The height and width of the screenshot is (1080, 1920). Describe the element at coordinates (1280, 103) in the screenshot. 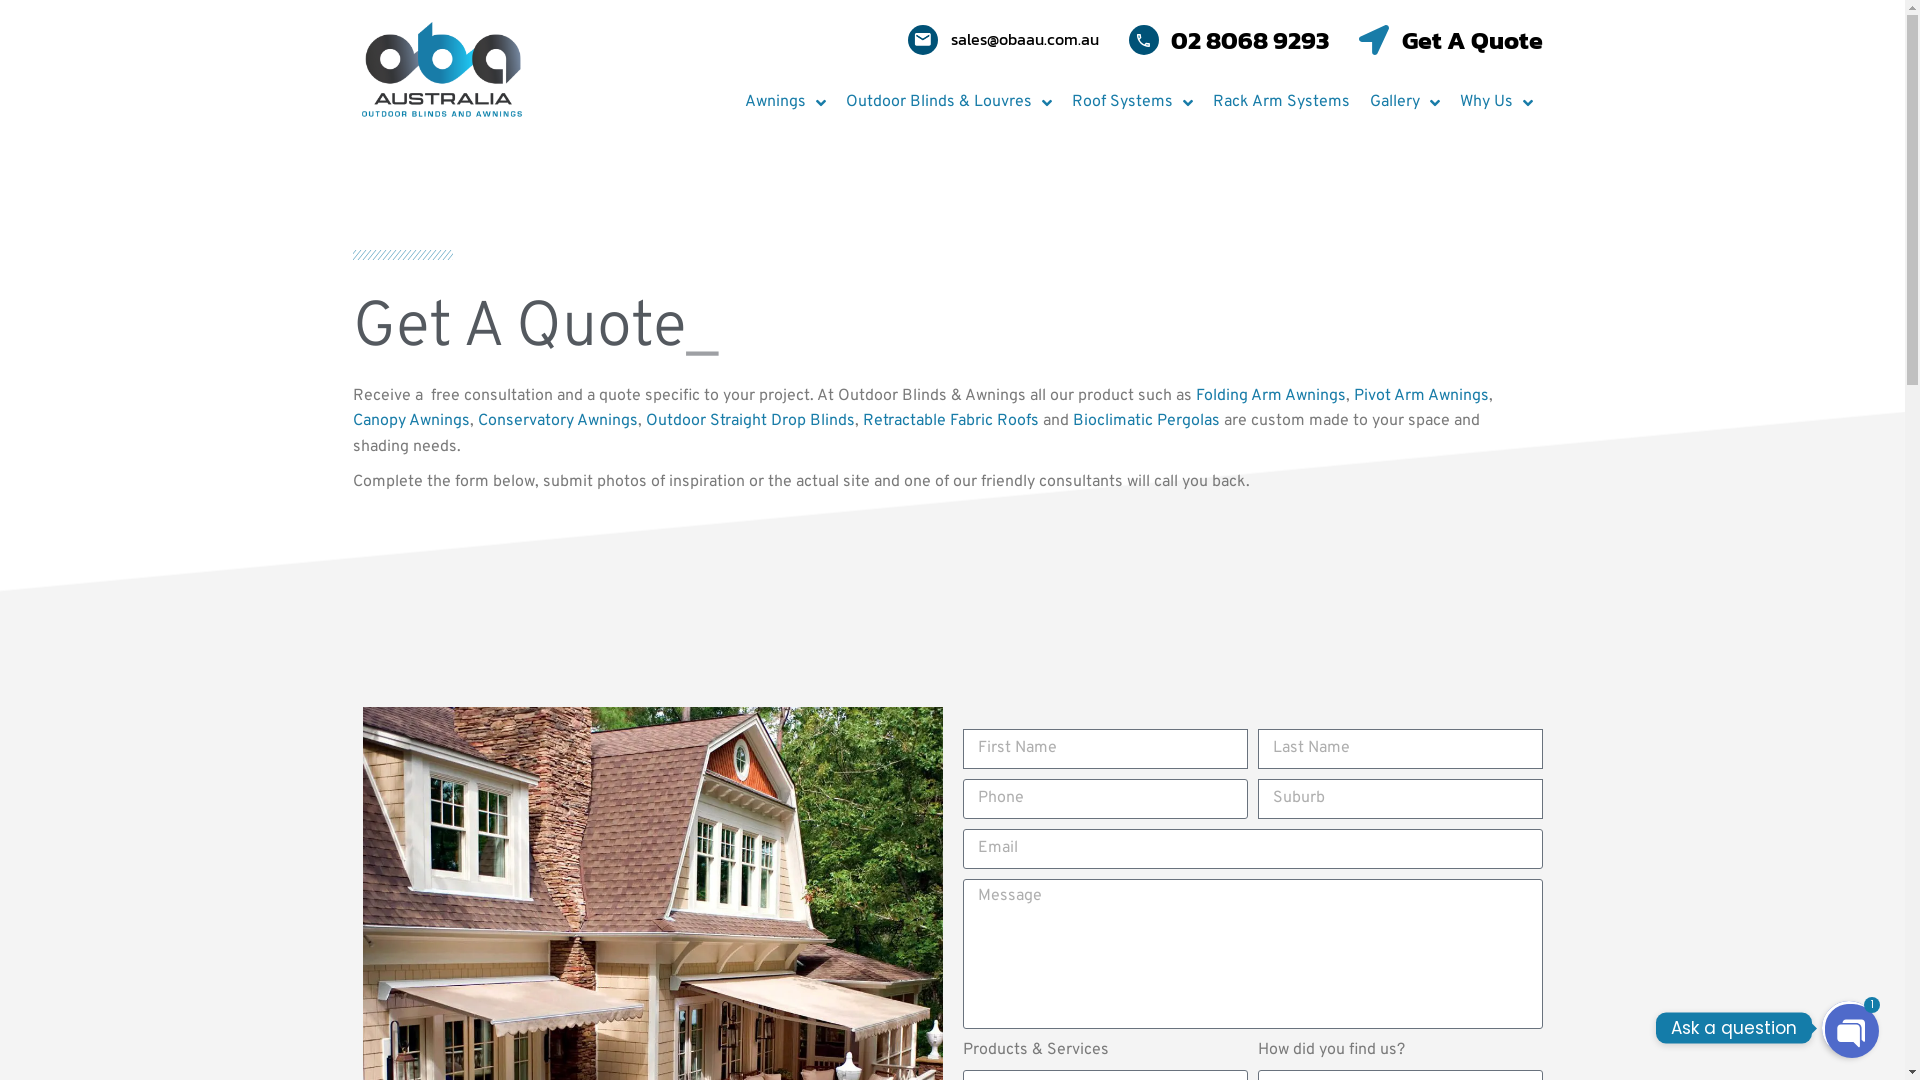

I see `'Rack Arm Systems'` at that location.